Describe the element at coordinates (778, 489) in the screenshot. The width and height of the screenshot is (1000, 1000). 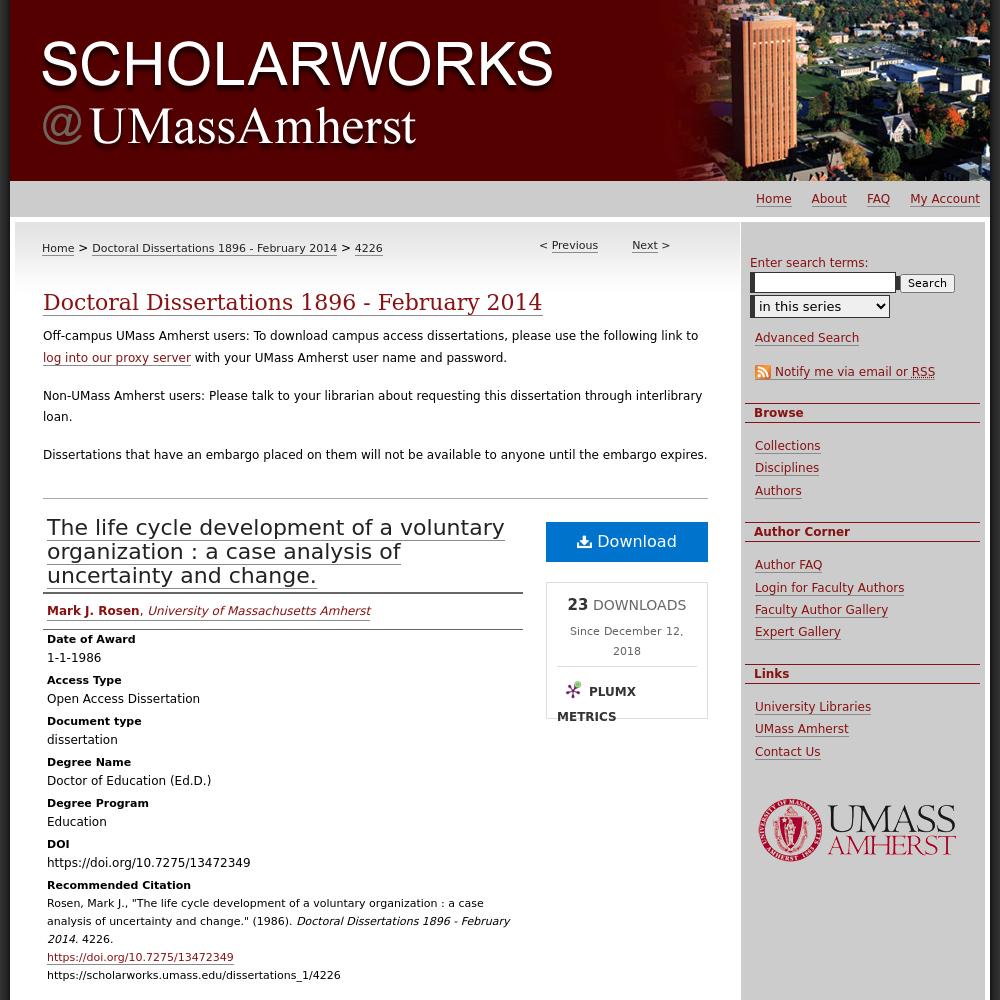
I see `'Authors'` at that location.